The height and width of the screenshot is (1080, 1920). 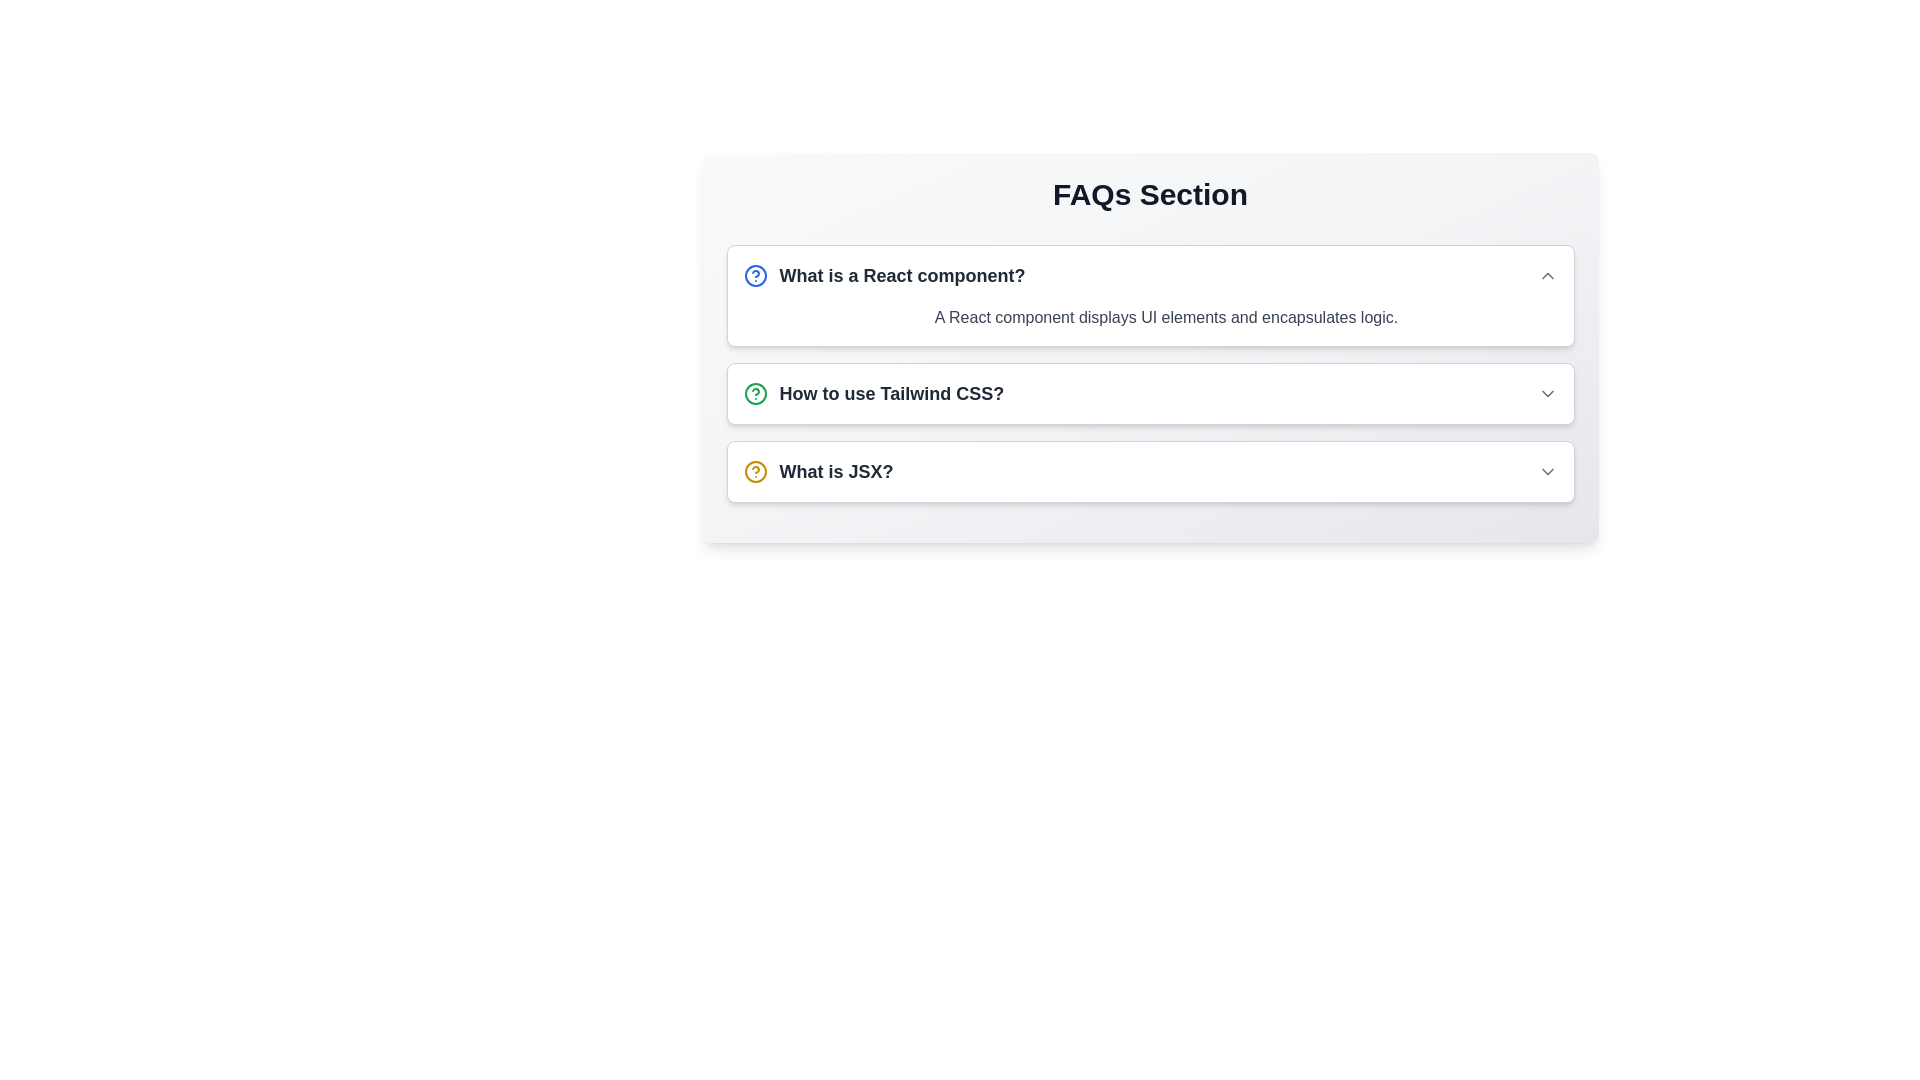 What do you see at coordinates (1546, 393) in the screenshot?
I see `the downward-facing gray chevron icon located on the far right of the 'How to use Tailwind CSS?' question box in the FAQs section` at bounding box center [1546, 393].